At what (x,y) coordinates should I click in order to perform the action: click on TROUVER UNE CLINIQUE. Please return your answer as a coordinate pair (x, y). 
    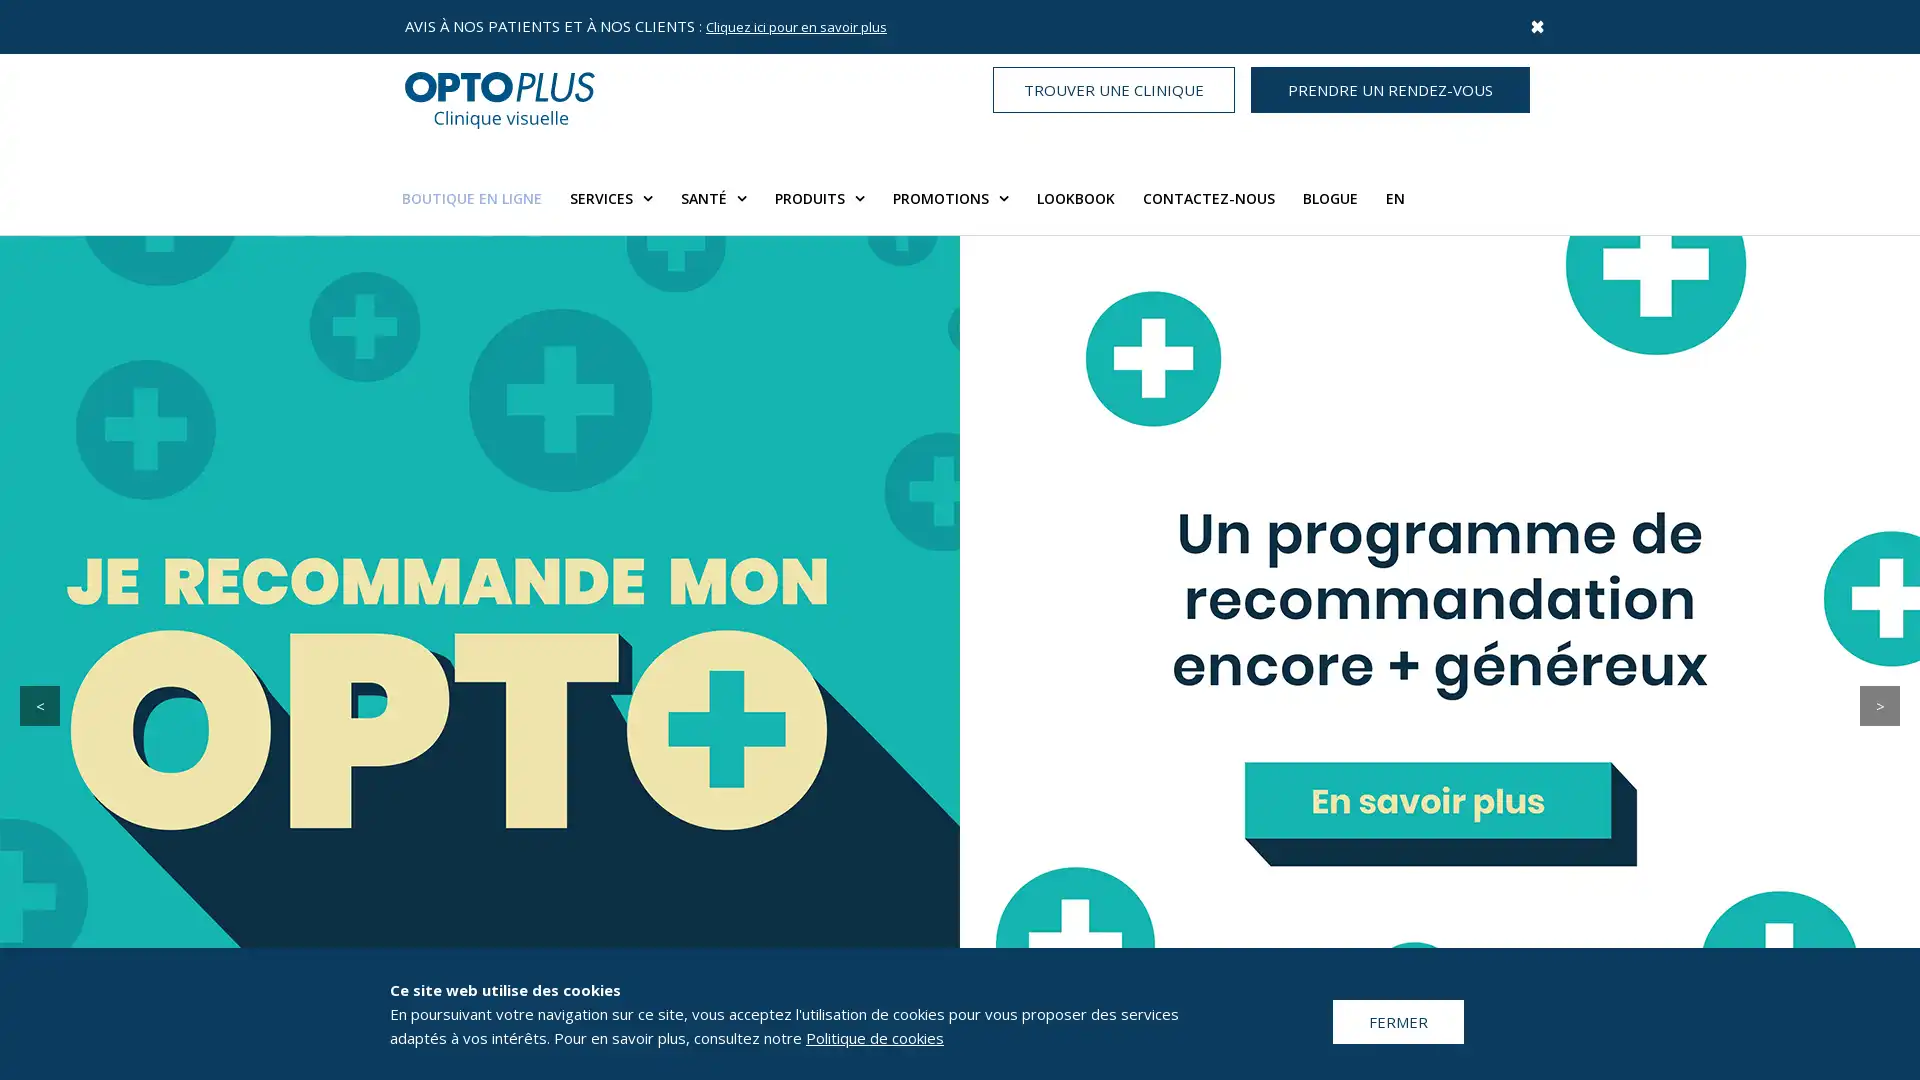
    Looking at the image, I should click on (1112, 88).